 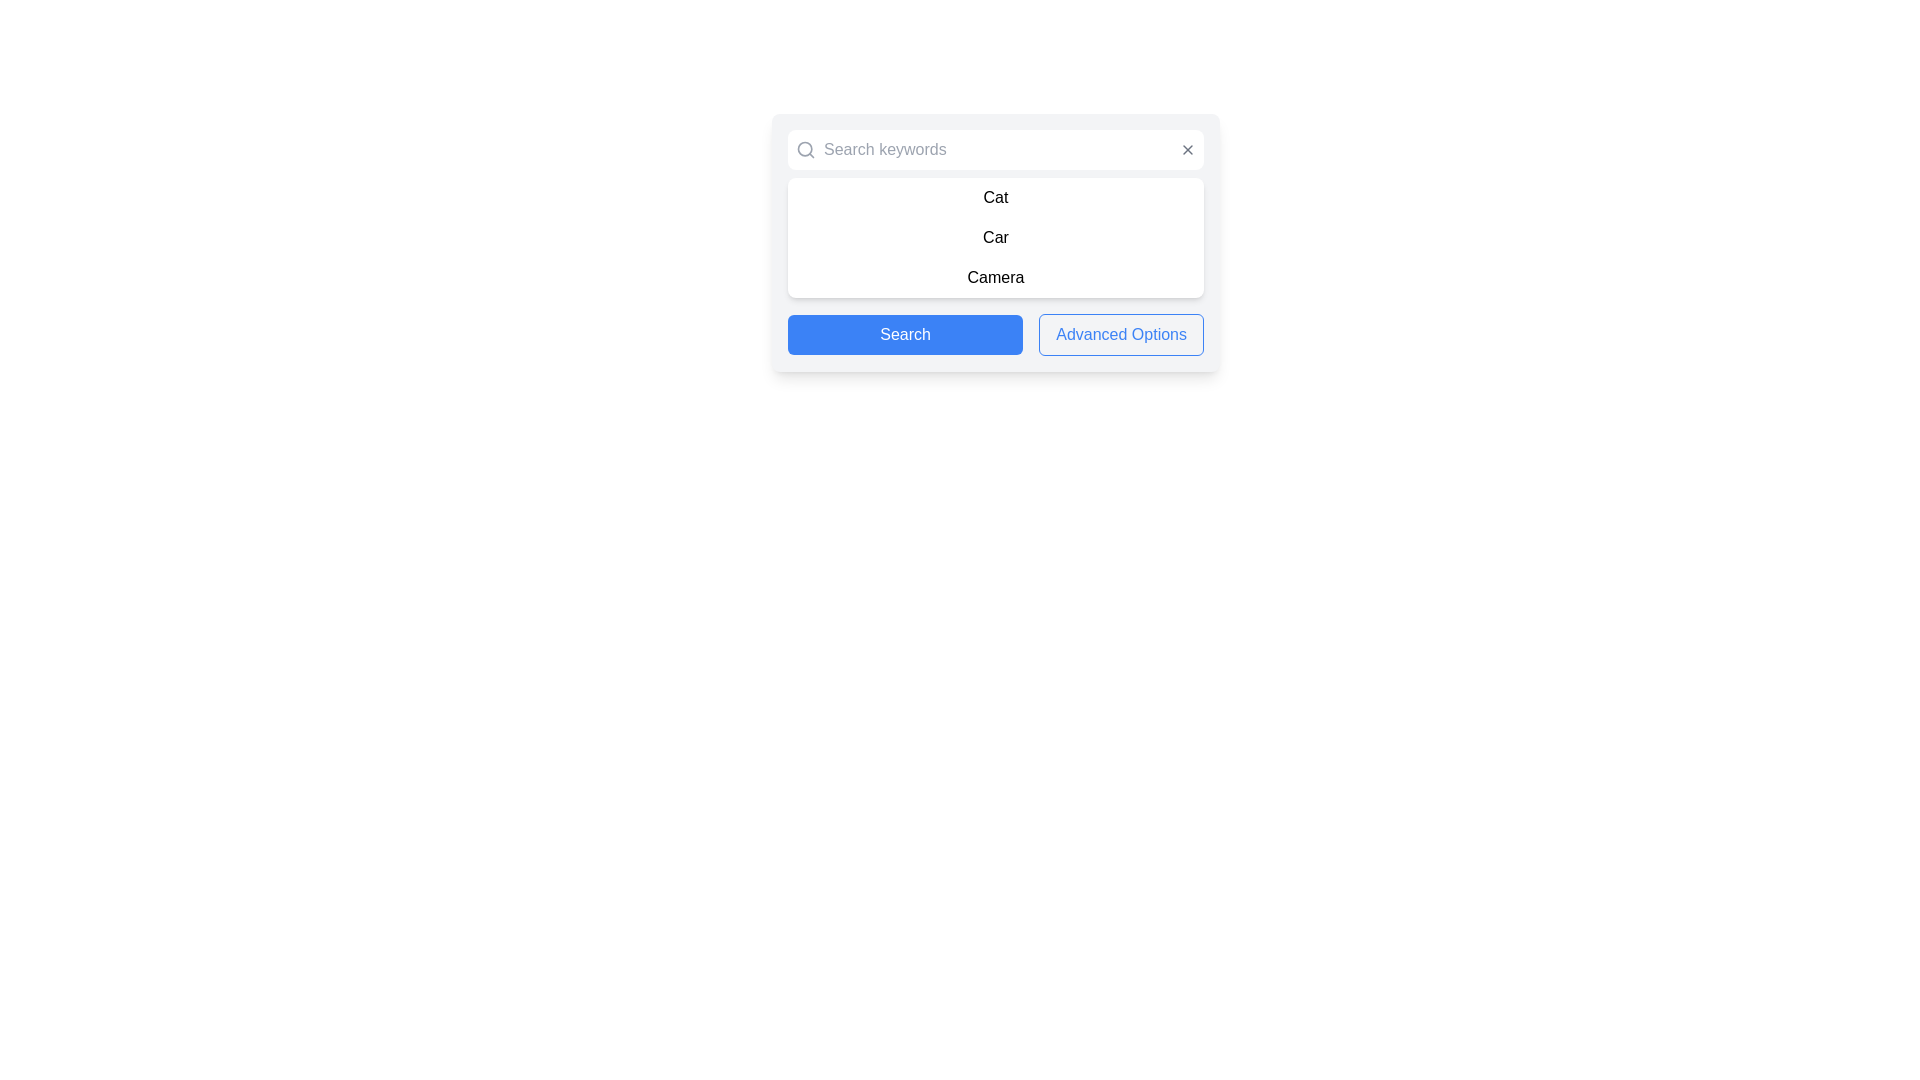 What do you see at coordinates (1188, 149) in the screenshot?
I see `the small gray button with an 'X' icon located at the far right inside the rounded search box component` at bounding box center [1188, 149].